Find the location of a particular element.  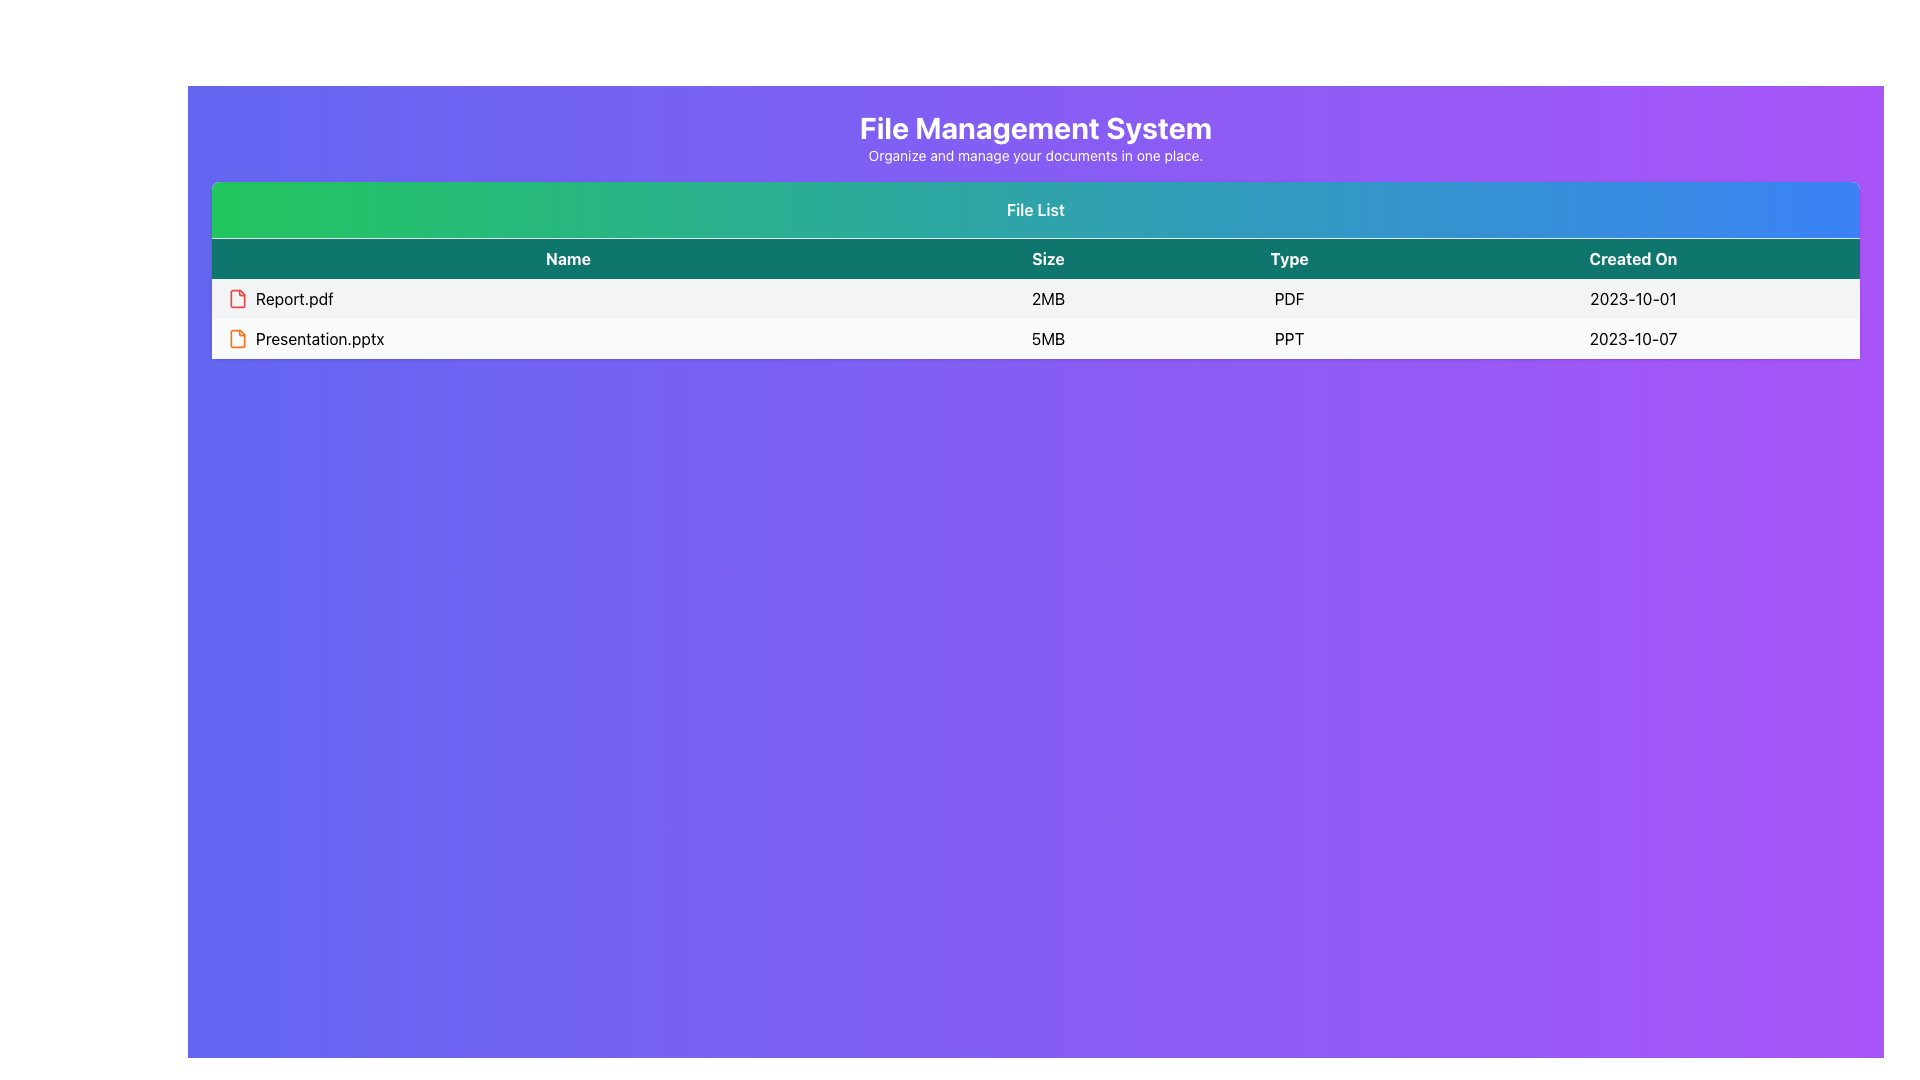

the file type visually is located at coordinates (238, 338).